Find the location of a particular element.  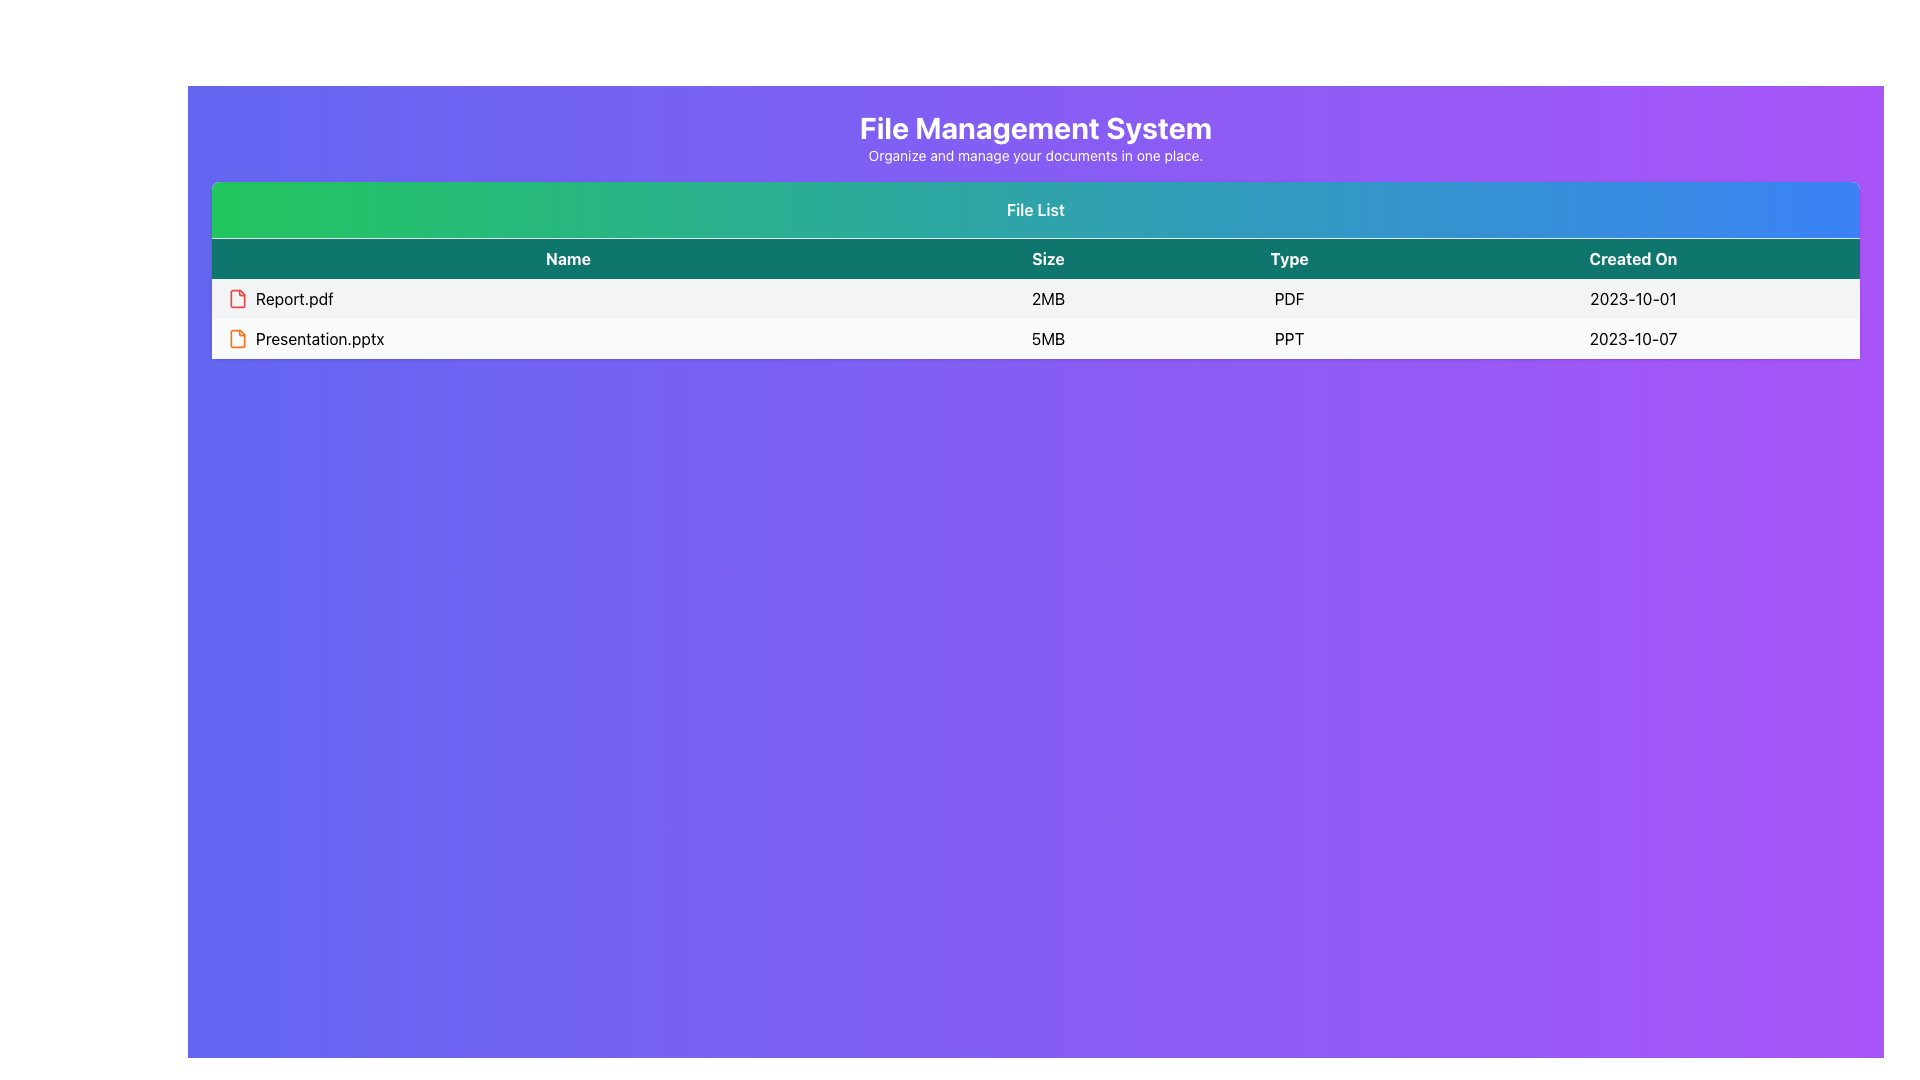

the file type visually is located at coordinates (238, 338).